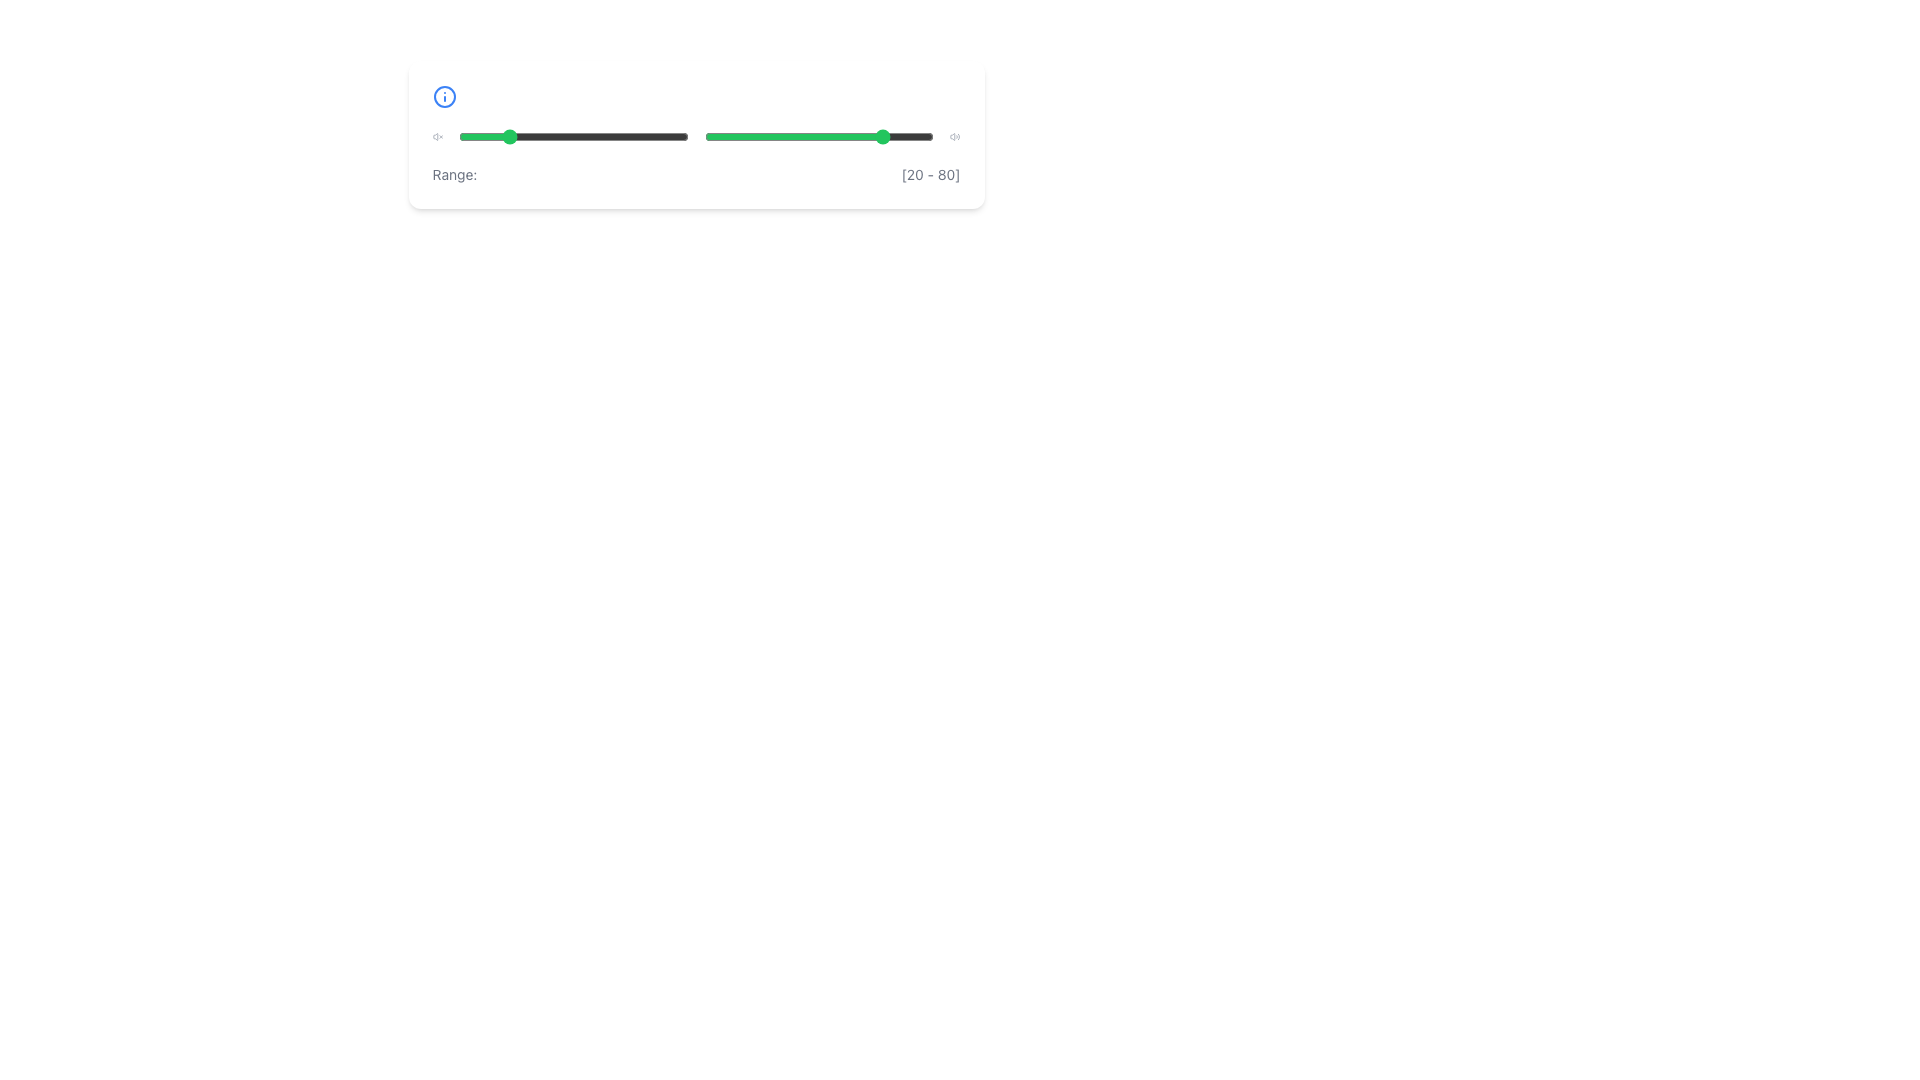 Image resolution: width=1920 pixels, height=1080 pixels. Describe the element at coordinates (880, 136) in the screenshot. I see `the slider value` at that location.